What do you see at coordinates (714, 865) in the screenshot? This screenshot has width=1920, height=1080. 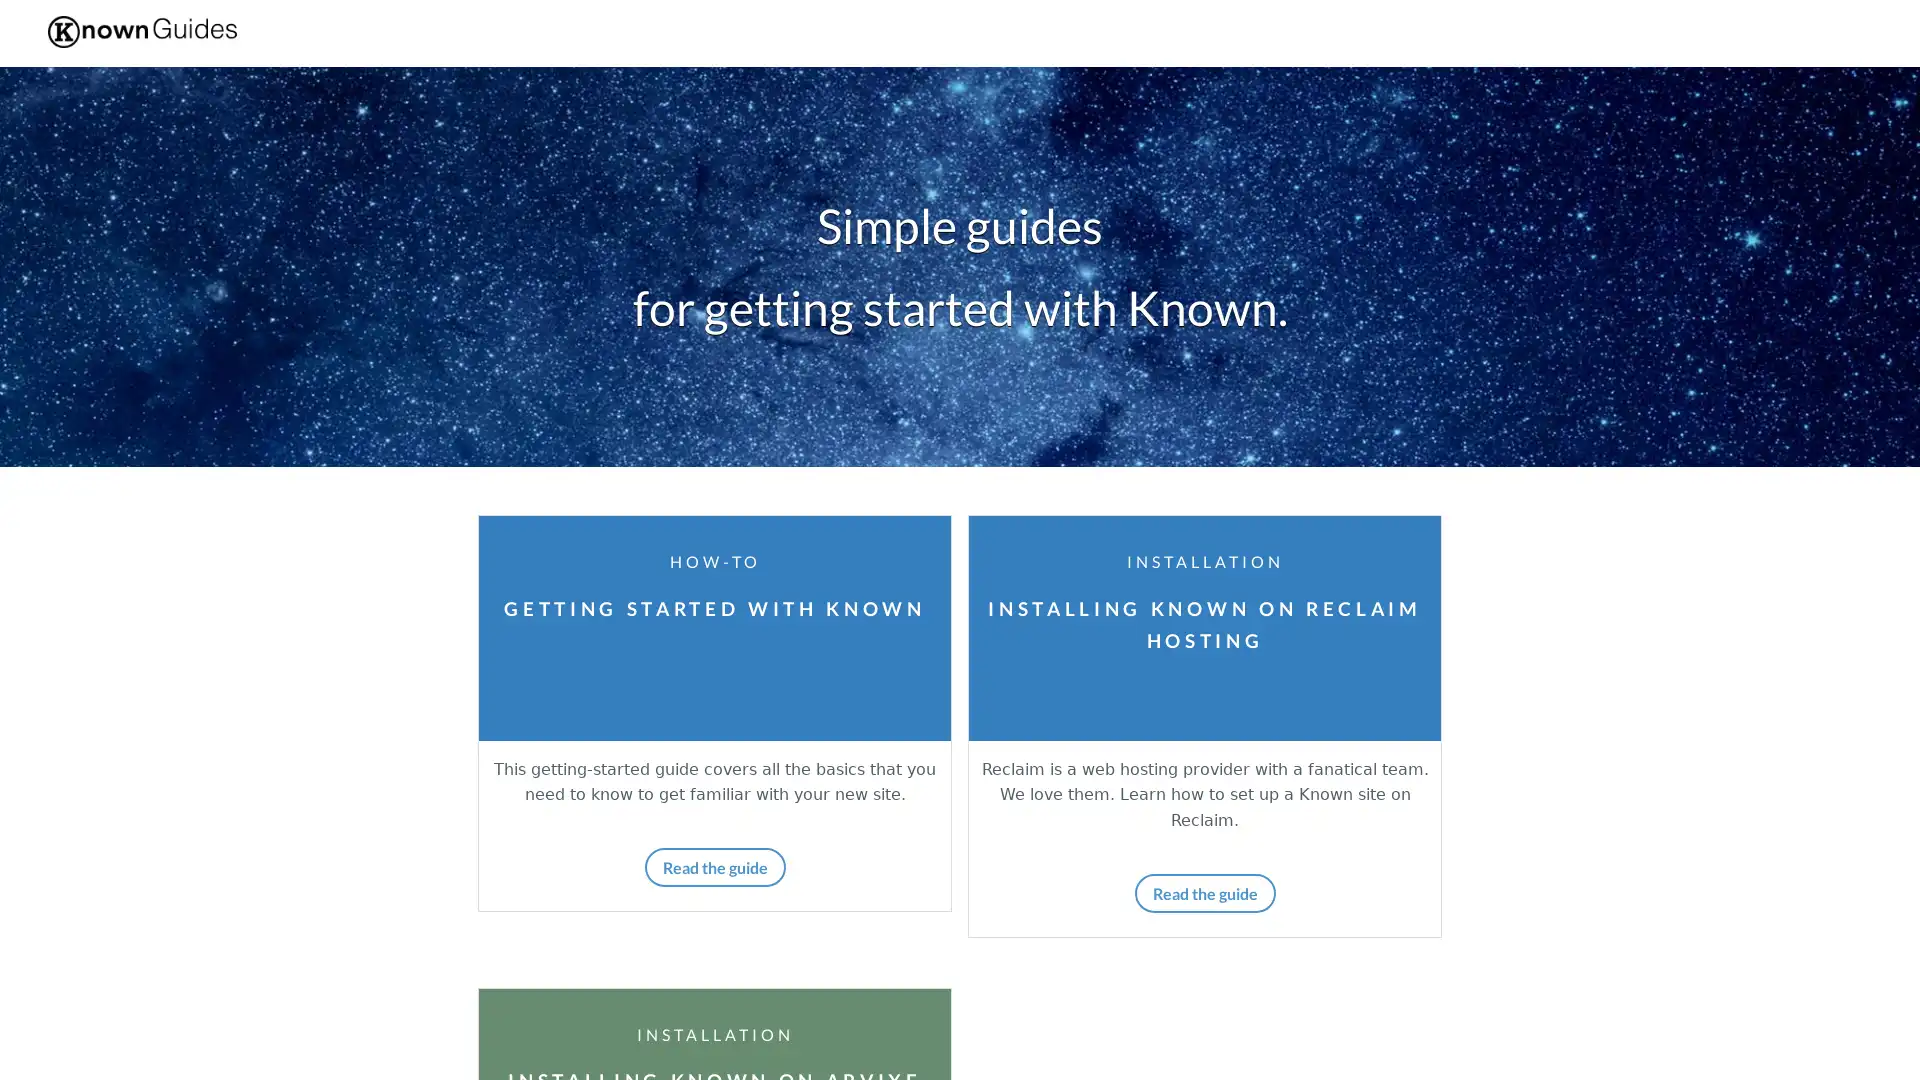 I see `Read the guide` at bounding box center [714, 865].